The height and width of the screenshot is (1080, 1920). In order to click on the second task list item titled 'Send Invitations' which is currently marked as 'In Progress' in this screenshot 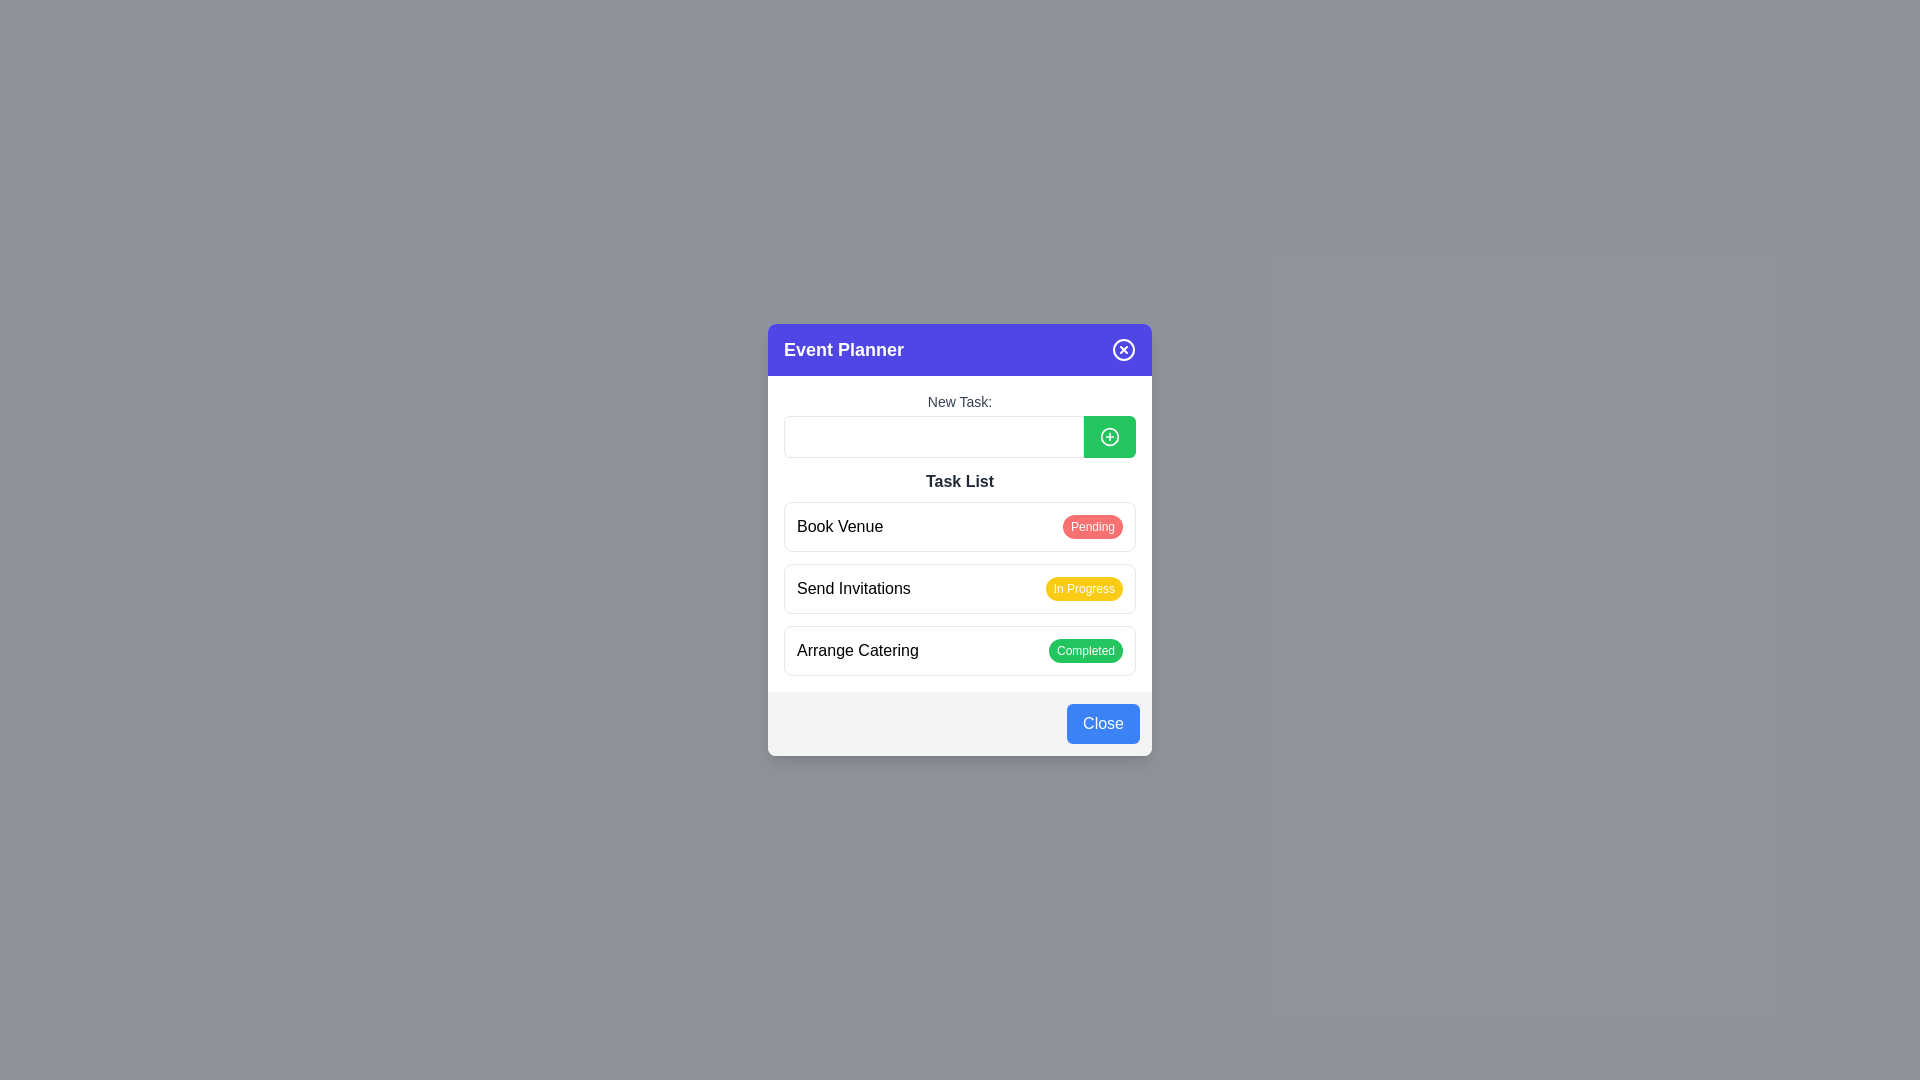, I will do `click(960, 588)`.